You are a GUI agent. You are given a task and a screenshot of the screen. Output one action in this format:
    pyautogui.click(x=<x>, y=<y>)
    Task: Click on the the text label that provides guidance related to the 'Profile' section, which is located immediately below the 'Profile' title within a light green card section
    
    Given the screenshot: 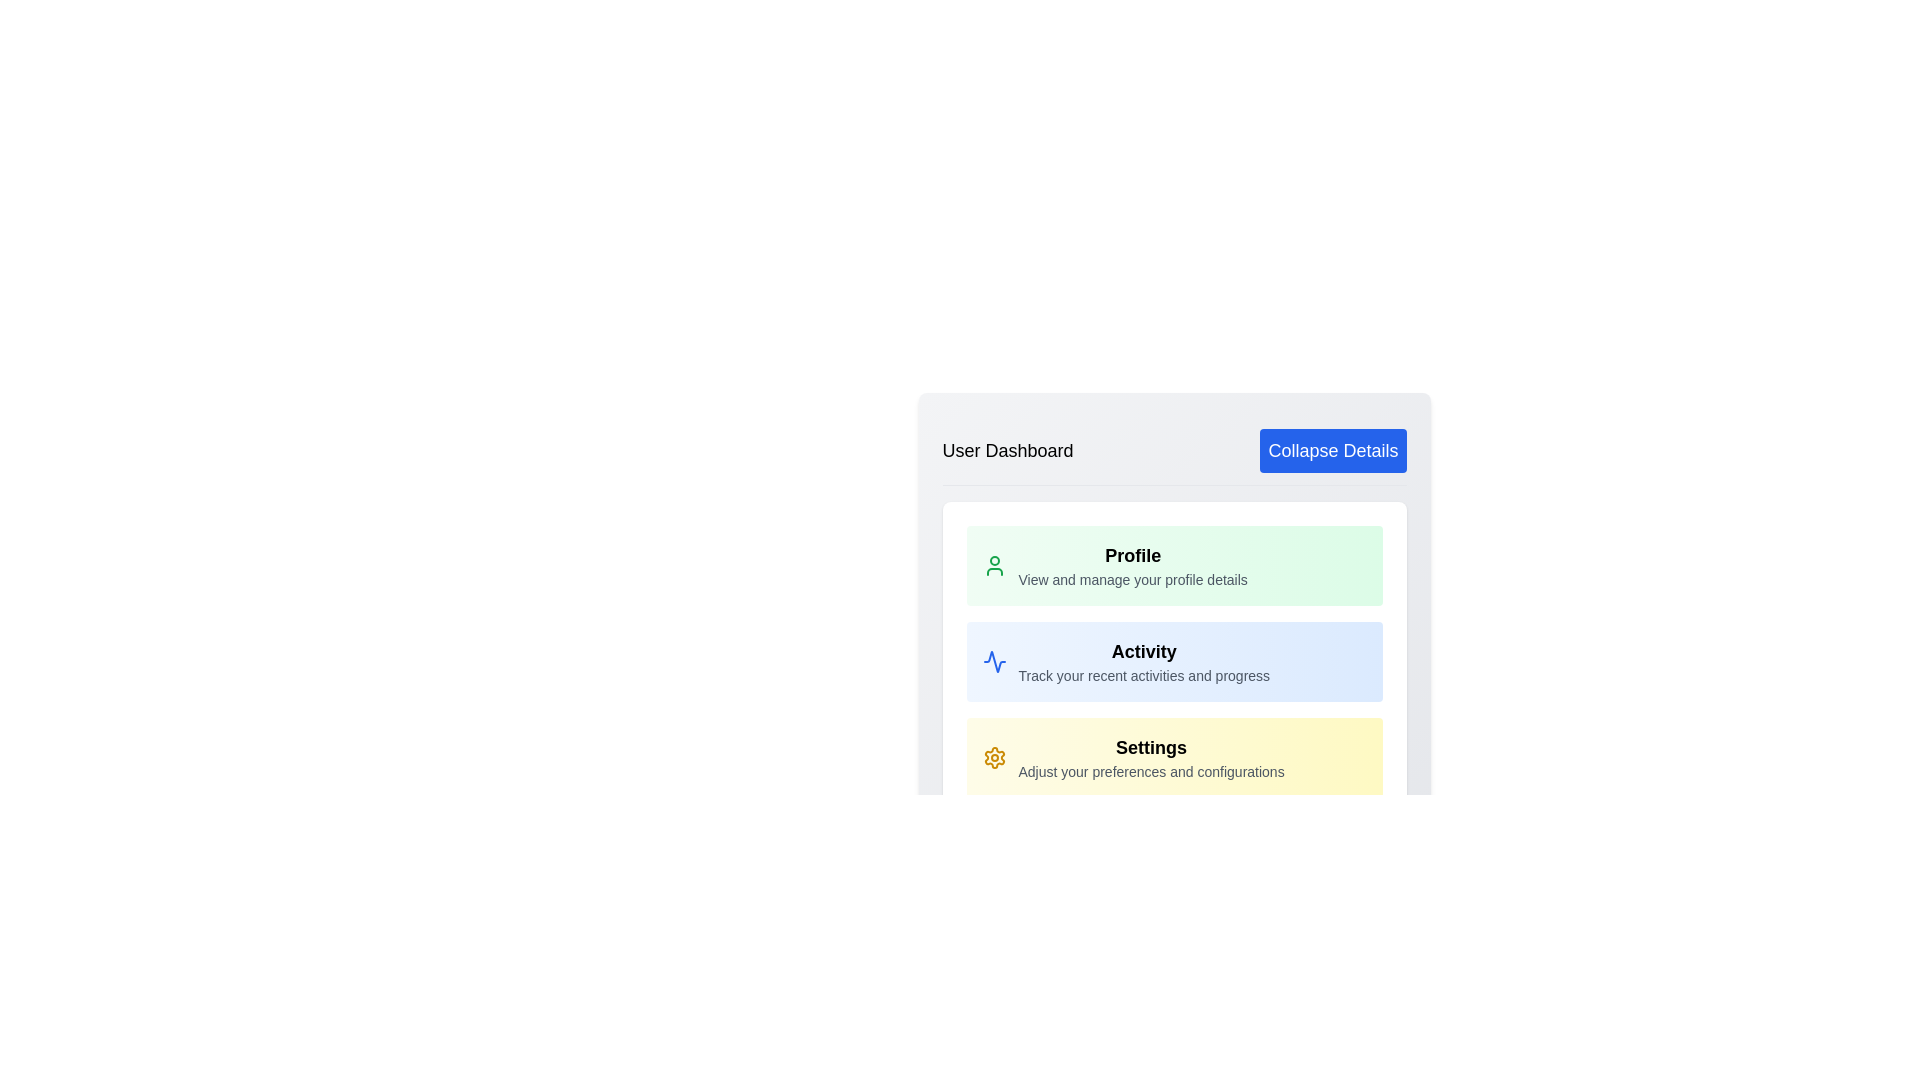 What is the action you would take?
    pyautogui.click(x=1133, y=579)
    